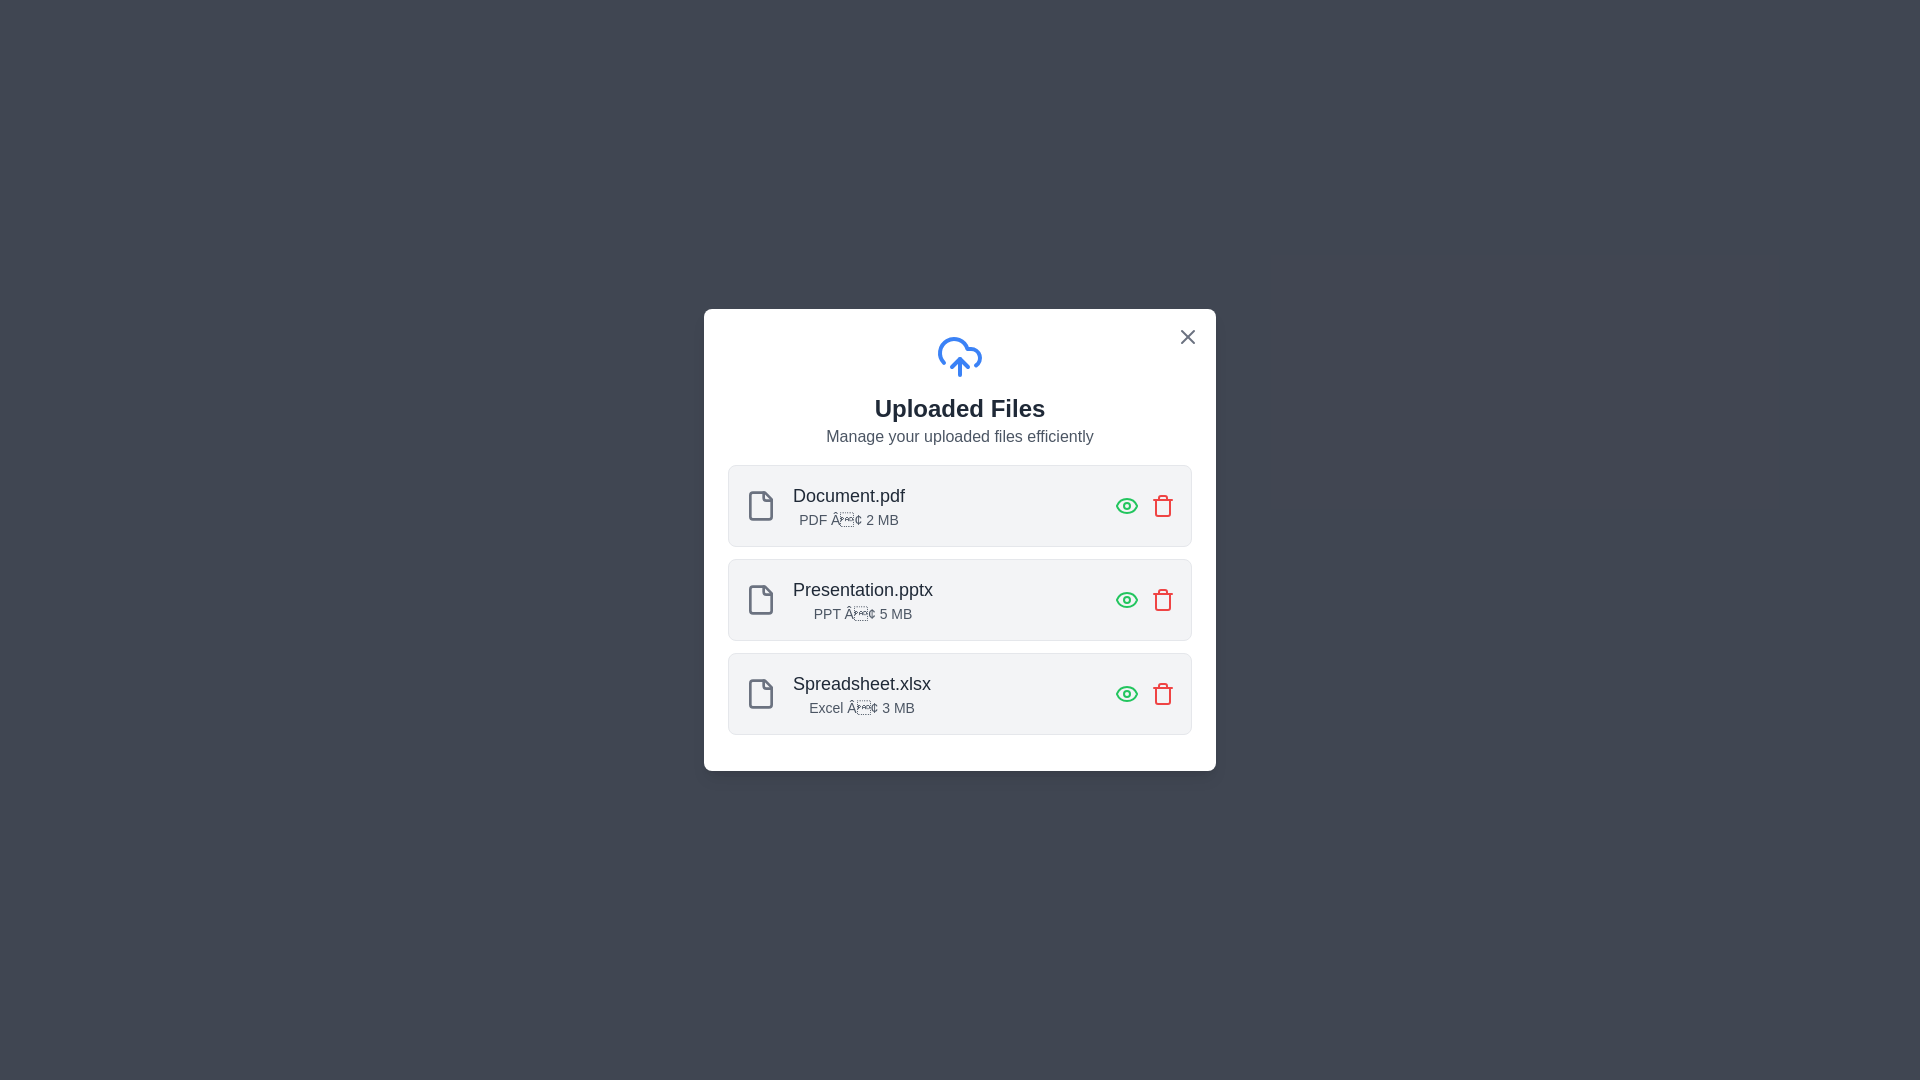 This screenshot has height=1080, width=1920. I want to click on the file icon located to the left of 'Spreadsheet.xlsx', which is the bottom-most icon among three file entries, so click(760, 693).